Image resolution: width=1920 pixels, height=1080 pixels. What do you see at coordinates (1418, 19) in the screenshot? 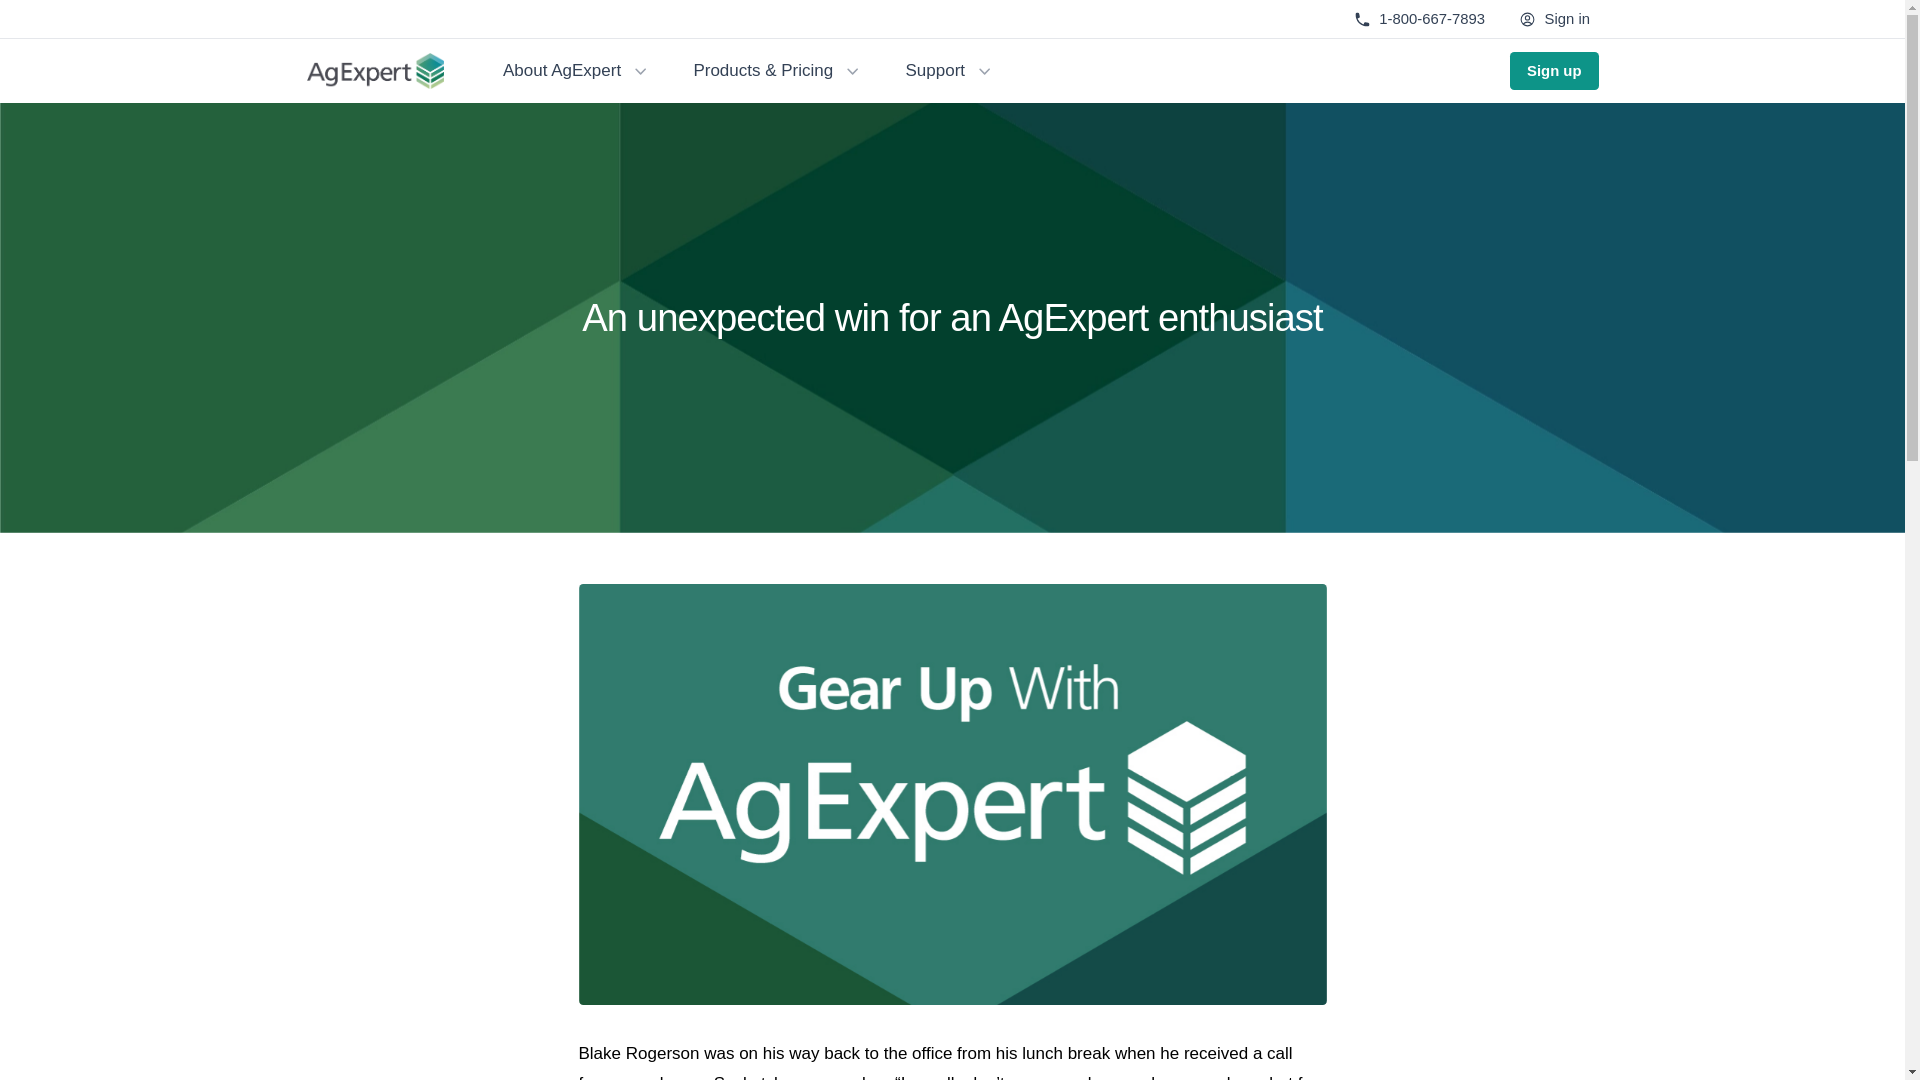
I see `'1-800-667-7893'` at bounding box center [1418, 19].